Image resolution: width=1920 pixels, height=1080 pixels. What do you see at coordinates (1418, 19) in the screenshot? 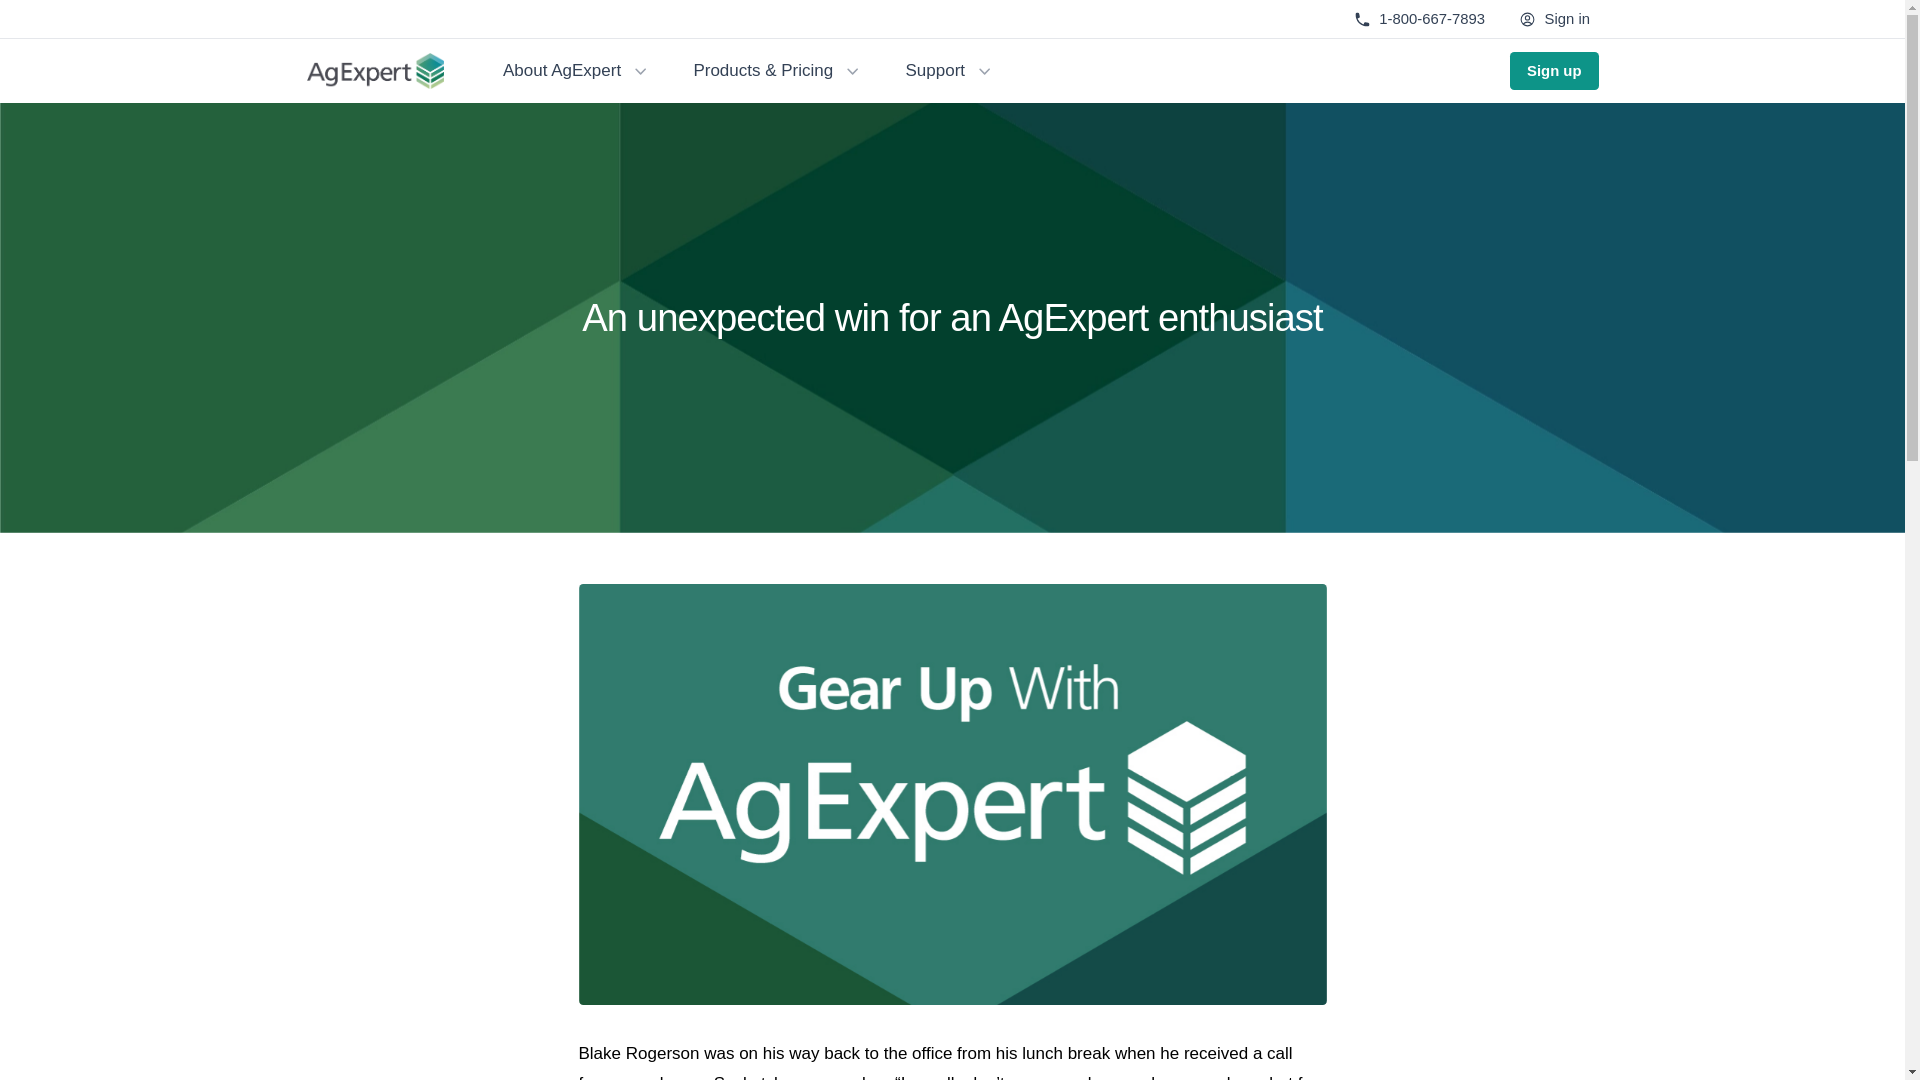
I see `'1-800-667-7893'` at bounding box center [1418, 19].